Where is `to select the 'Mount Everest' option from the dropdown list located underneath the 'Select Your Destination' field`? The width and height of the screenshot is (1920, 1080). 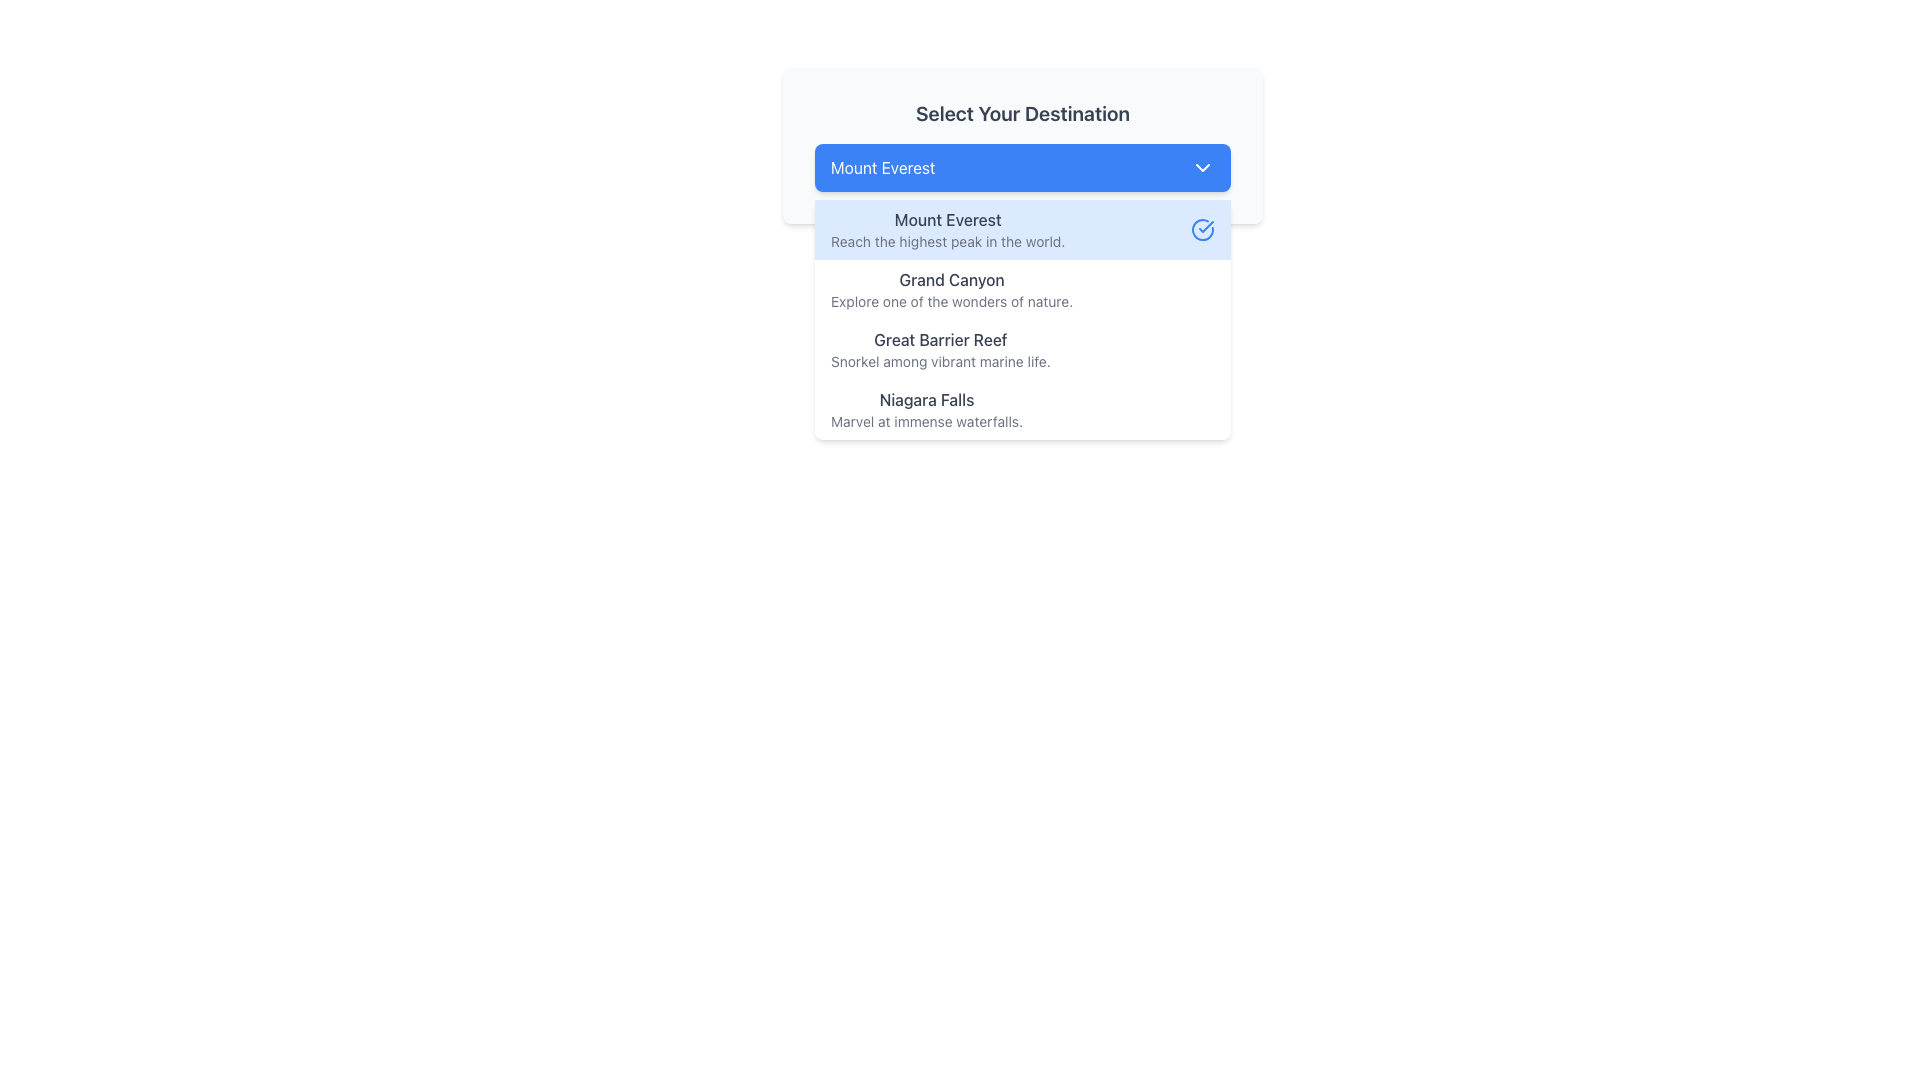
to select the 'Mount Everest' option from the dropdown list located underneath the 'Select Your Destination' field is located at coordinates (1022, 229).